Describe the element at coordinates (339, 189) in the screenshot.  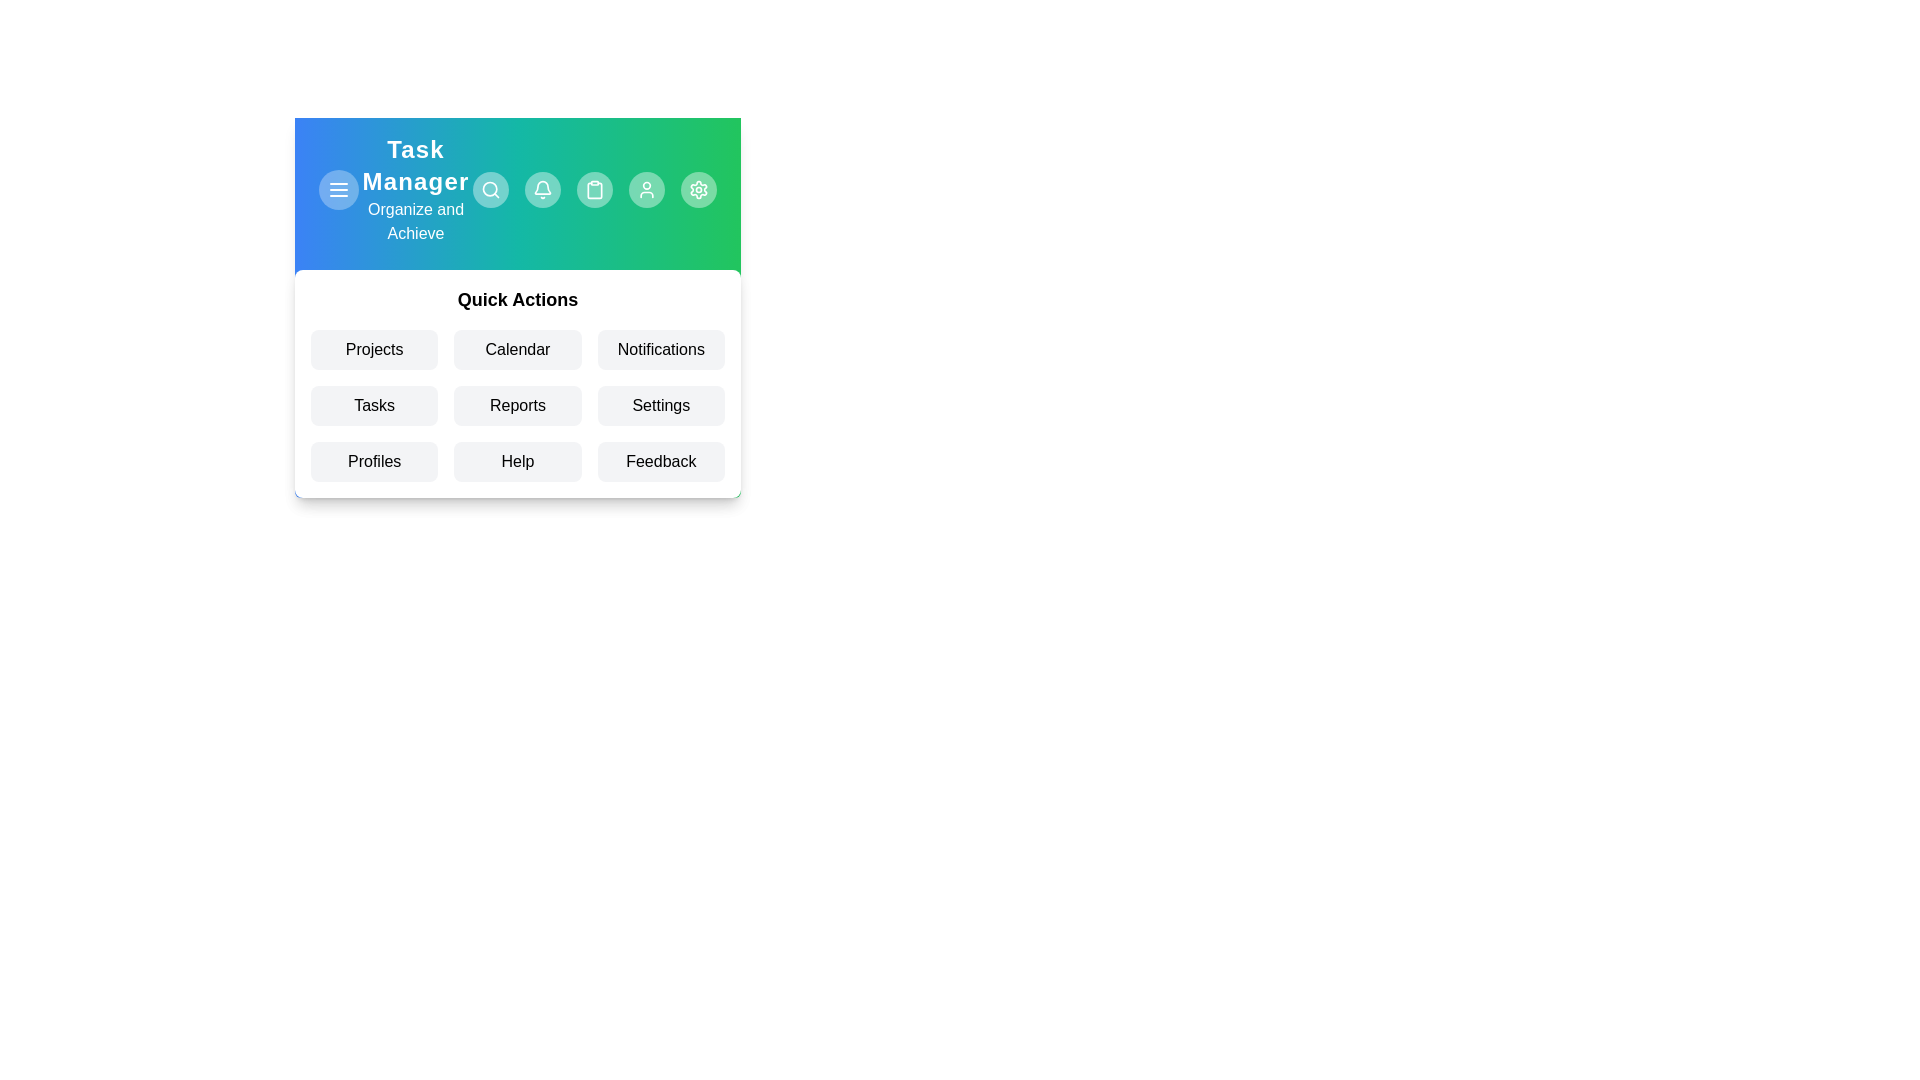
I see `the menu button to toggle the menu visibility` at that location.